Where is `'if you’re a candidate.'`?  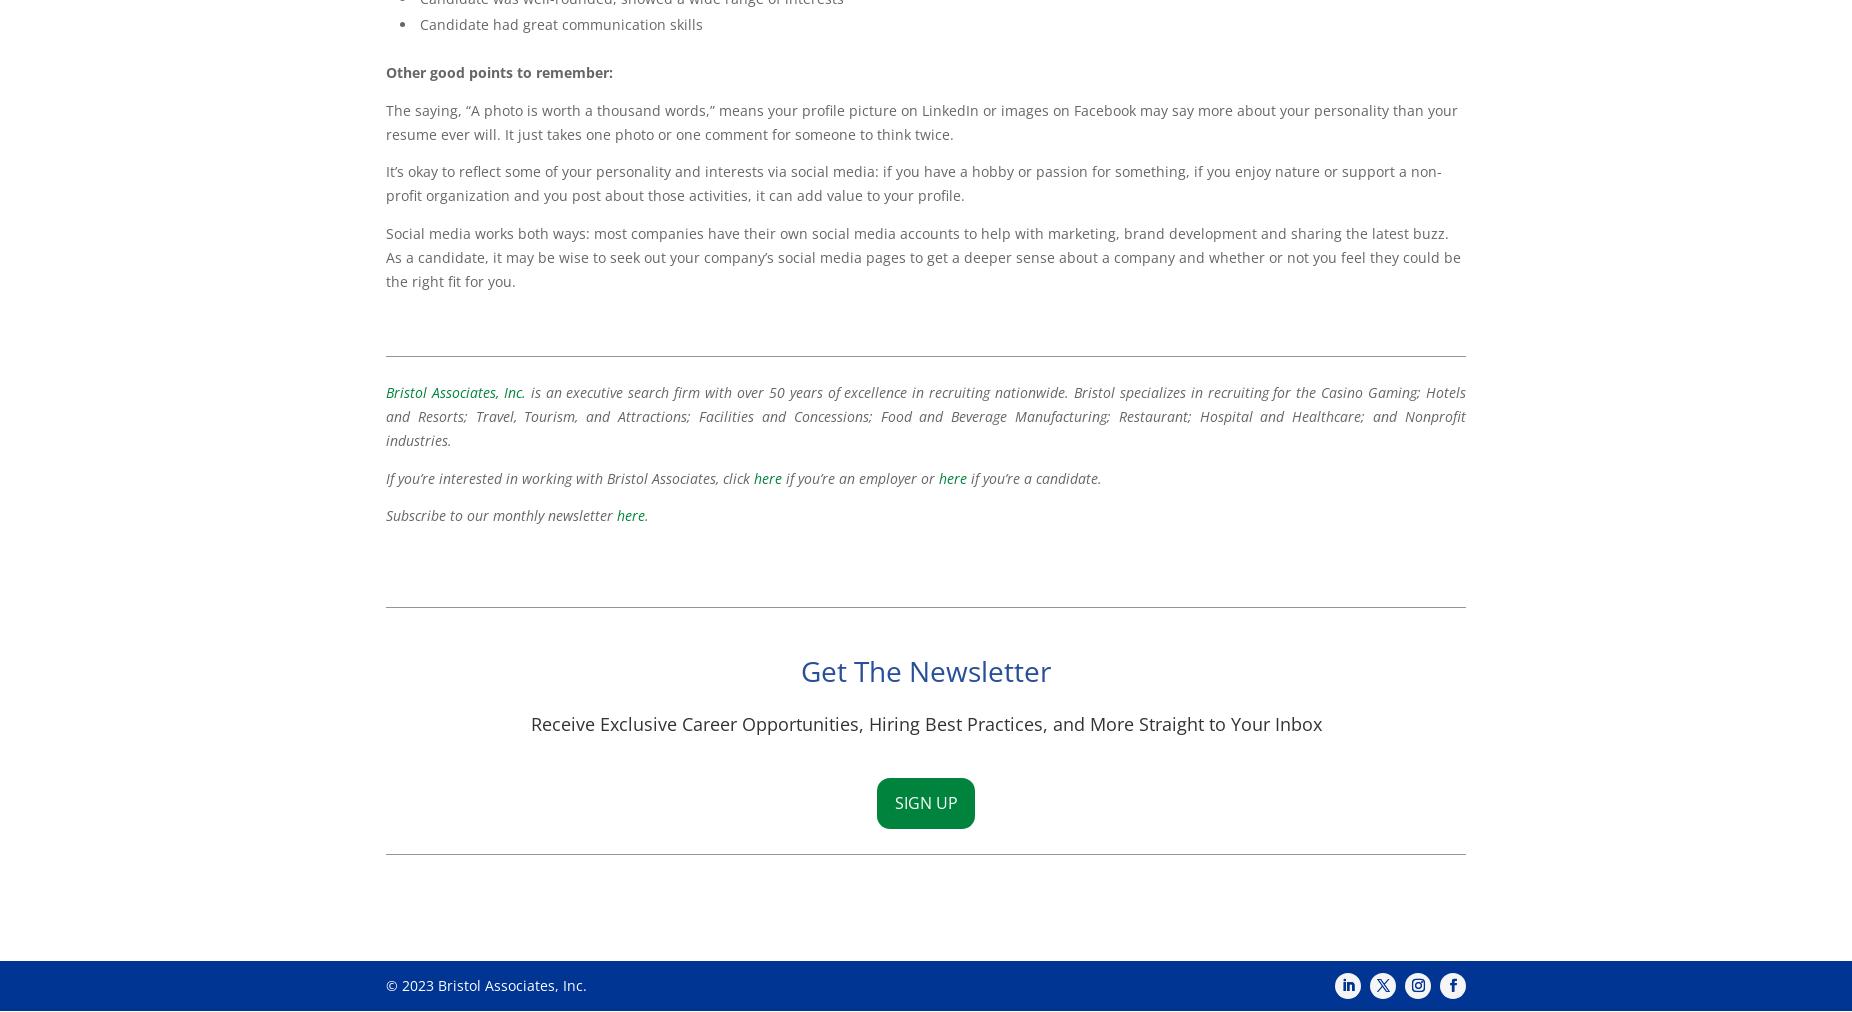 'if you’re a candidate.' is located at coordinates (965, 477).